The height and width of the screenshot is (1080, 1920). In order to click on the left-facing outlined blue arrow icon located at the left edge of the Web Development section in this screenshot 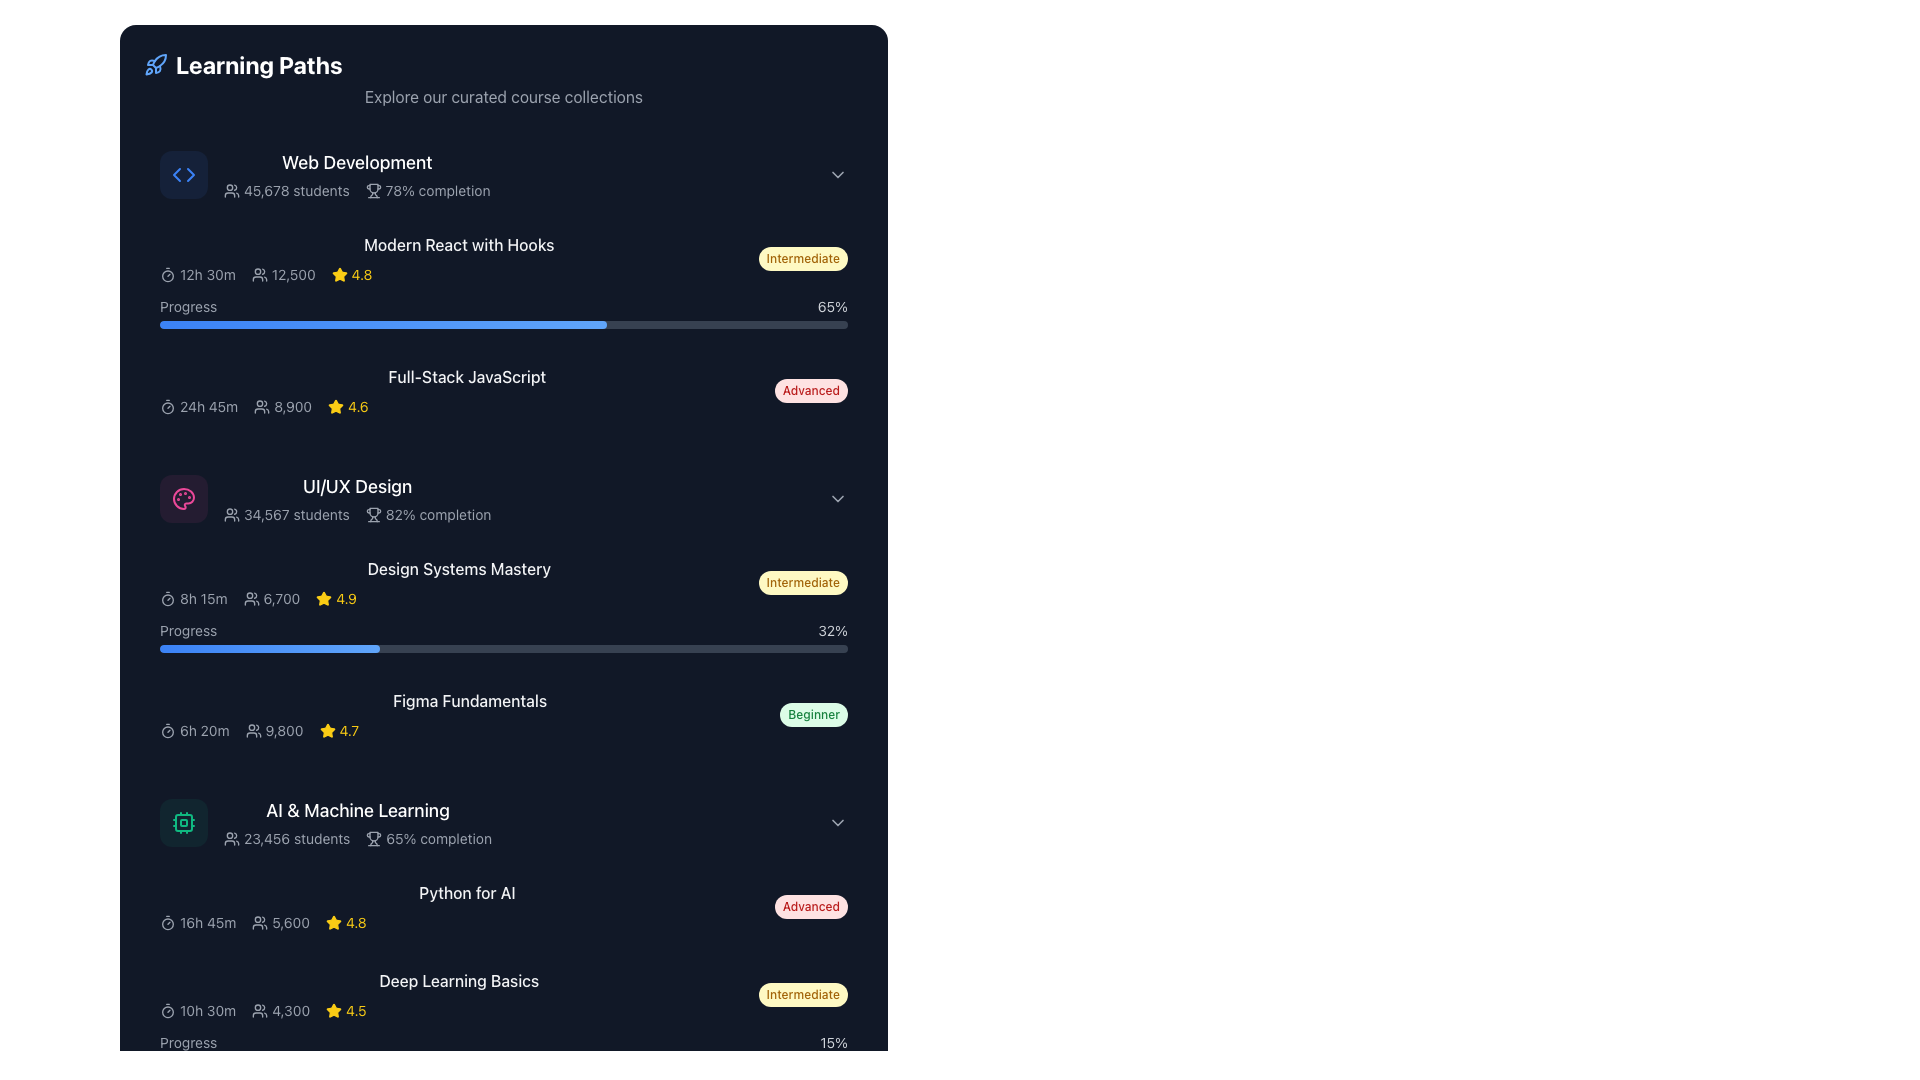, I will do `click(177, 173)`.